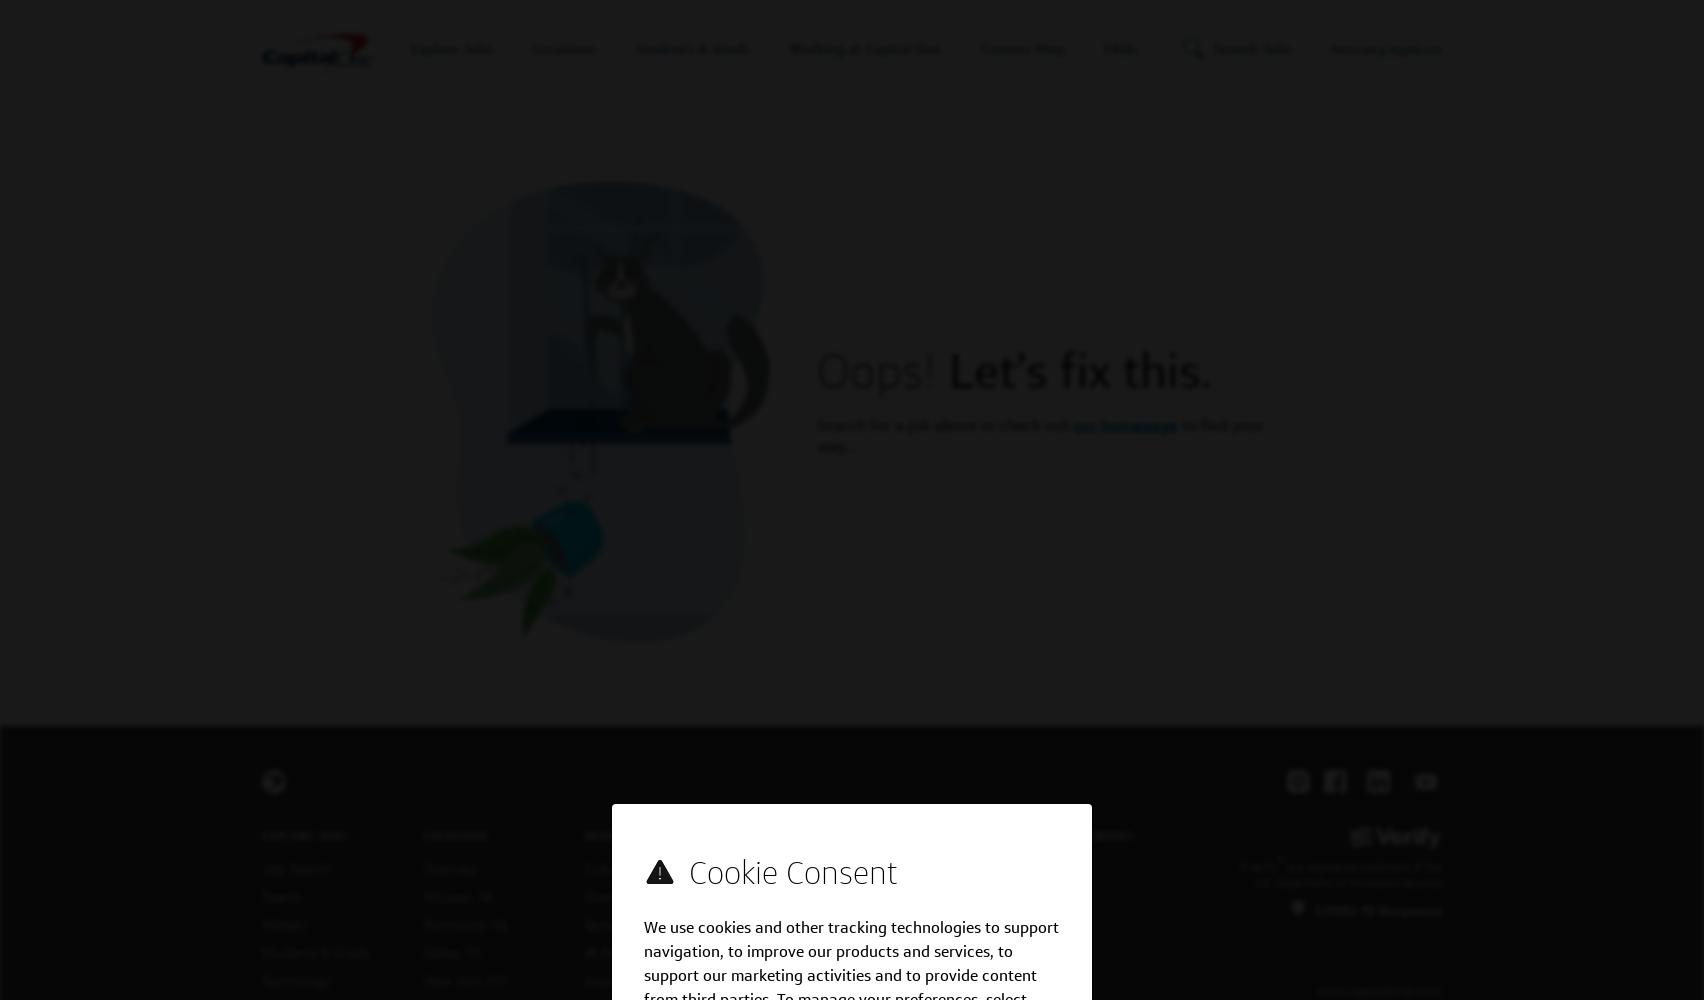 Image resolution: width=1704 pixels, height=1000 pixels. I want to click on 'to find your way...', so click(1040, 435).